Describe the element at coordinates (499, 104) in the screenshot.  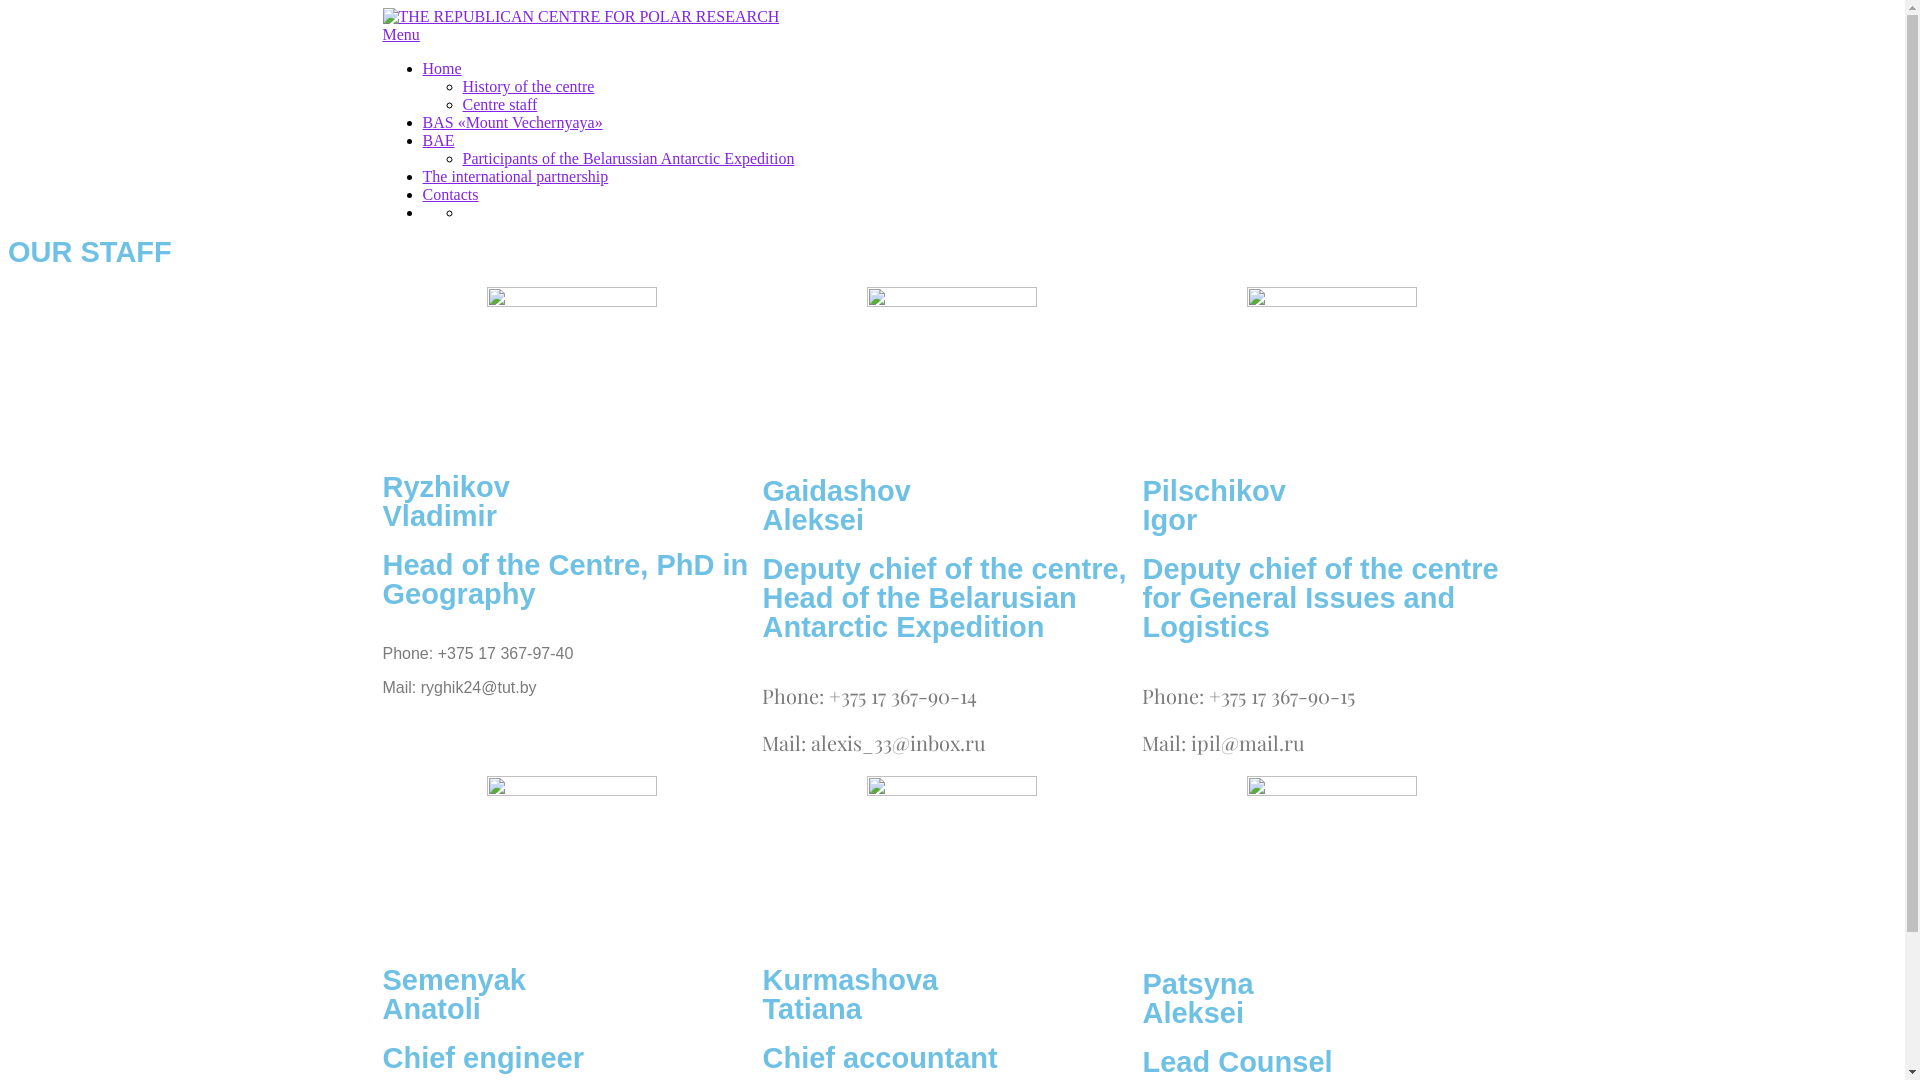
I see `'Centre staff'` at that location.